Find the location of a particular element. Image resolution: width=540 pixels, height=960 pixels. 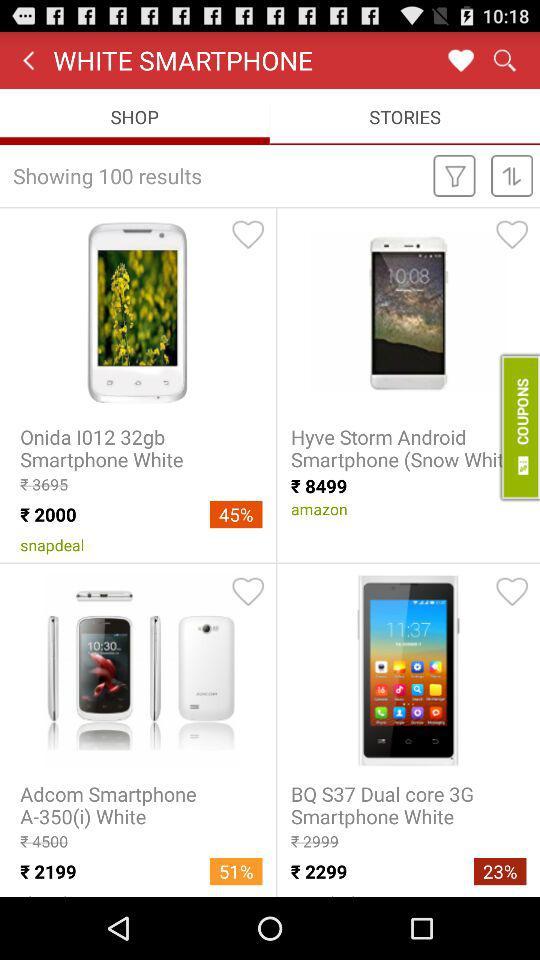

the filter button which is first below stories is located at coordinates (455, 174).